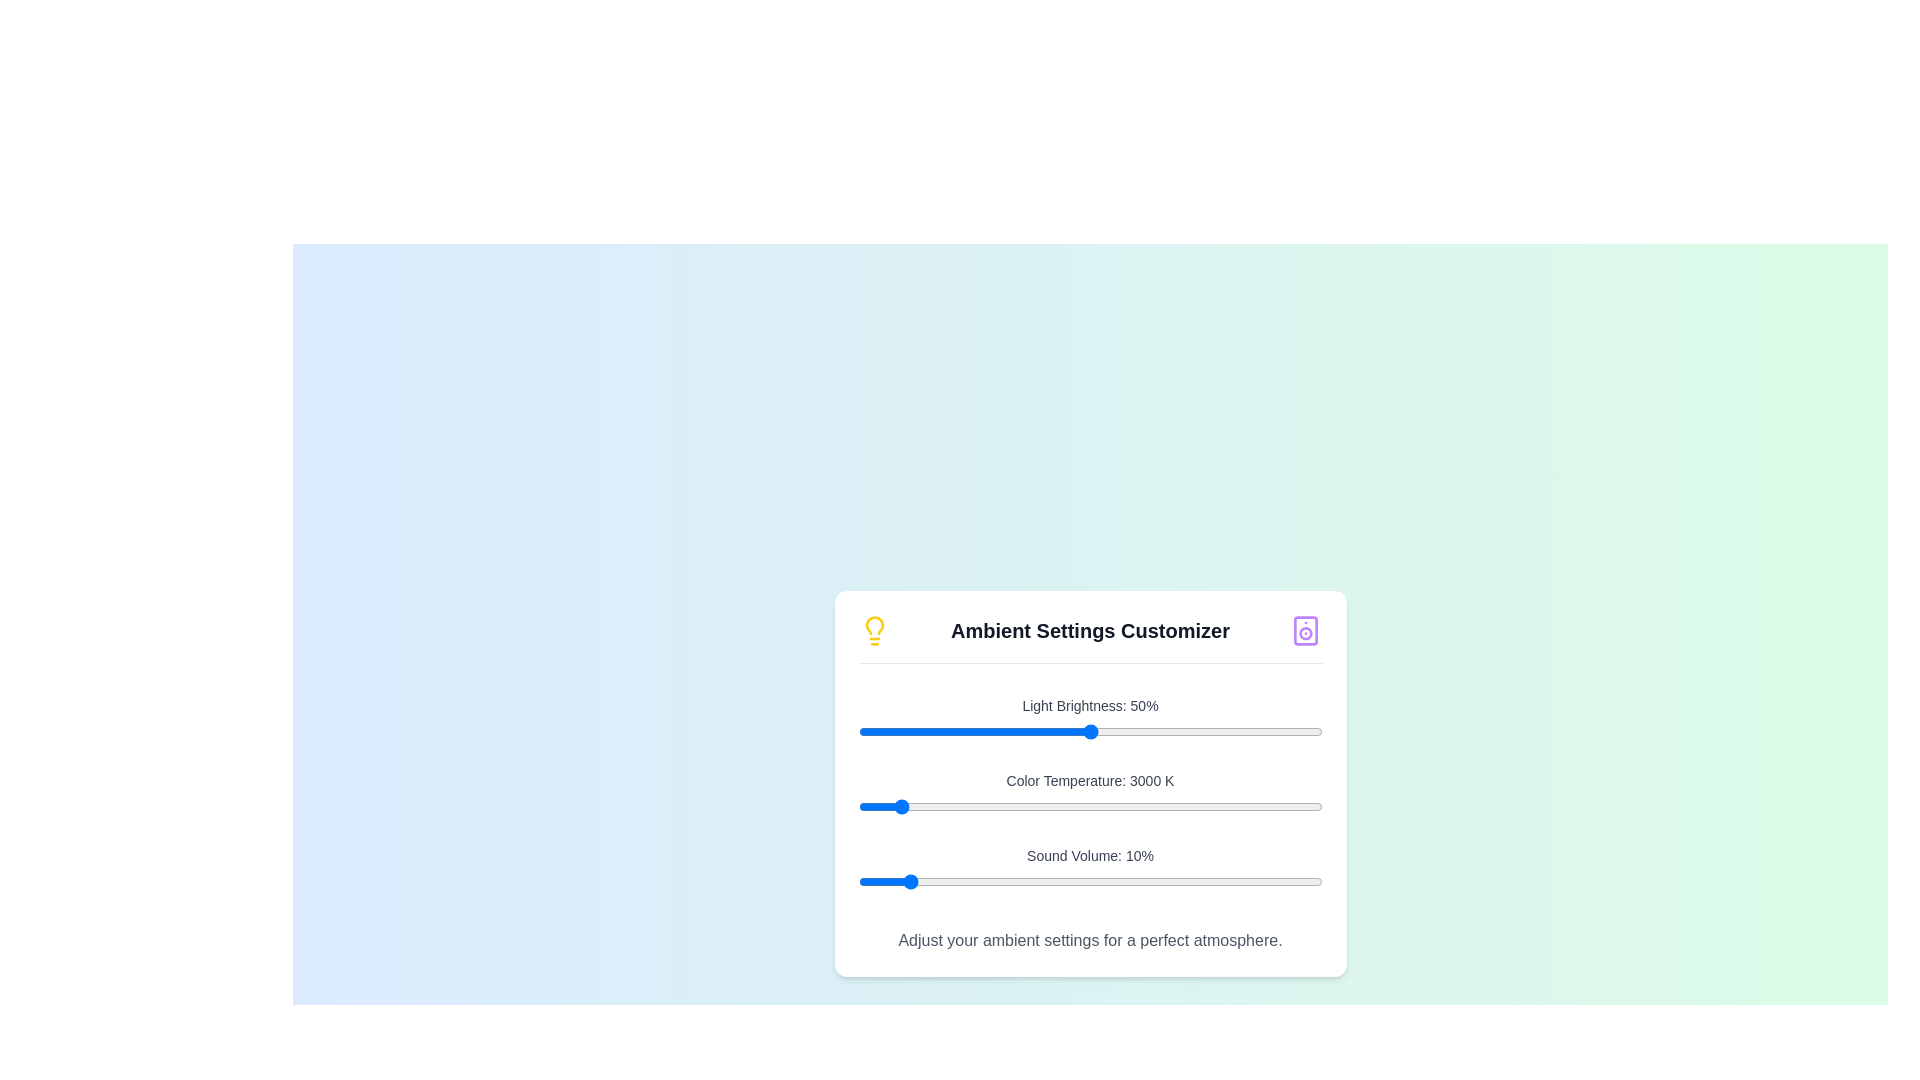  I want to click on the color temperature, so click(871, 805).